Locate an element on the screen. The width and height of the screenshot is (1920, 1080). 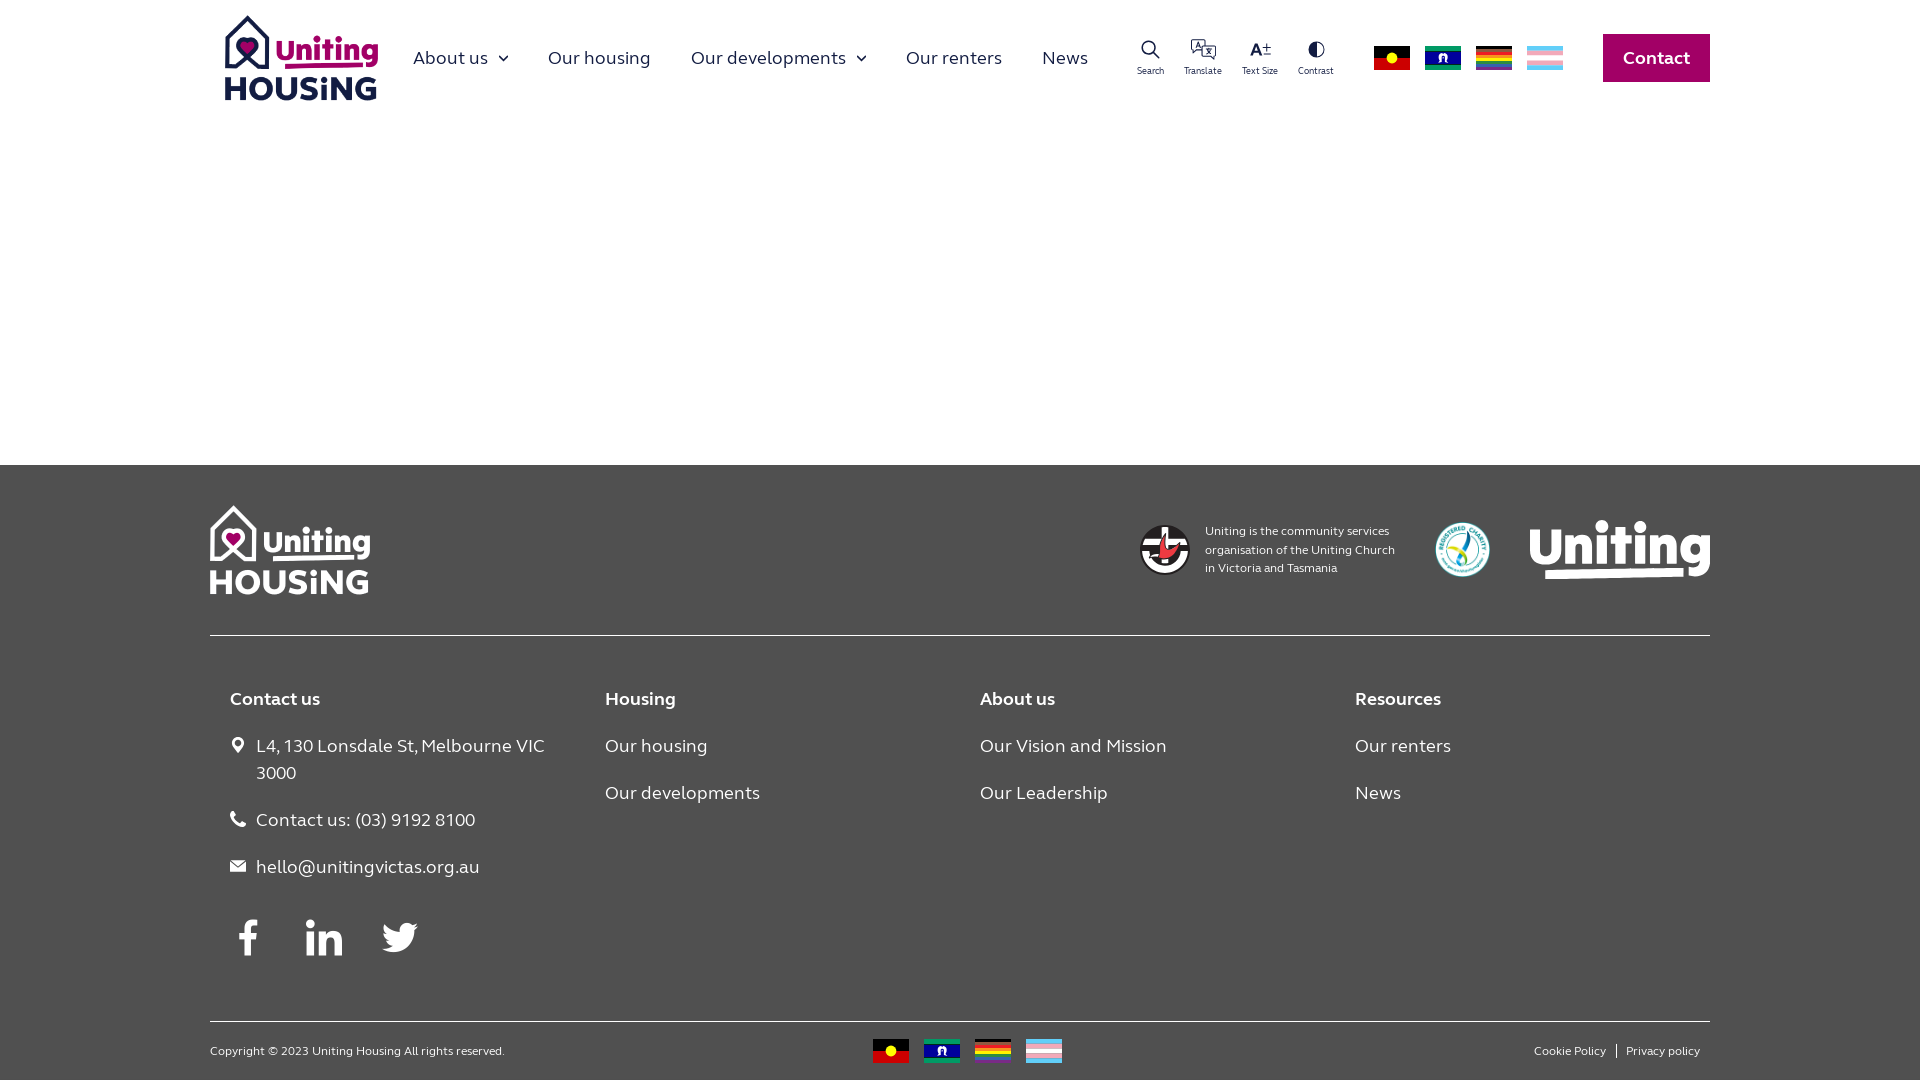
'About us' is located at coordinates (459, 57).